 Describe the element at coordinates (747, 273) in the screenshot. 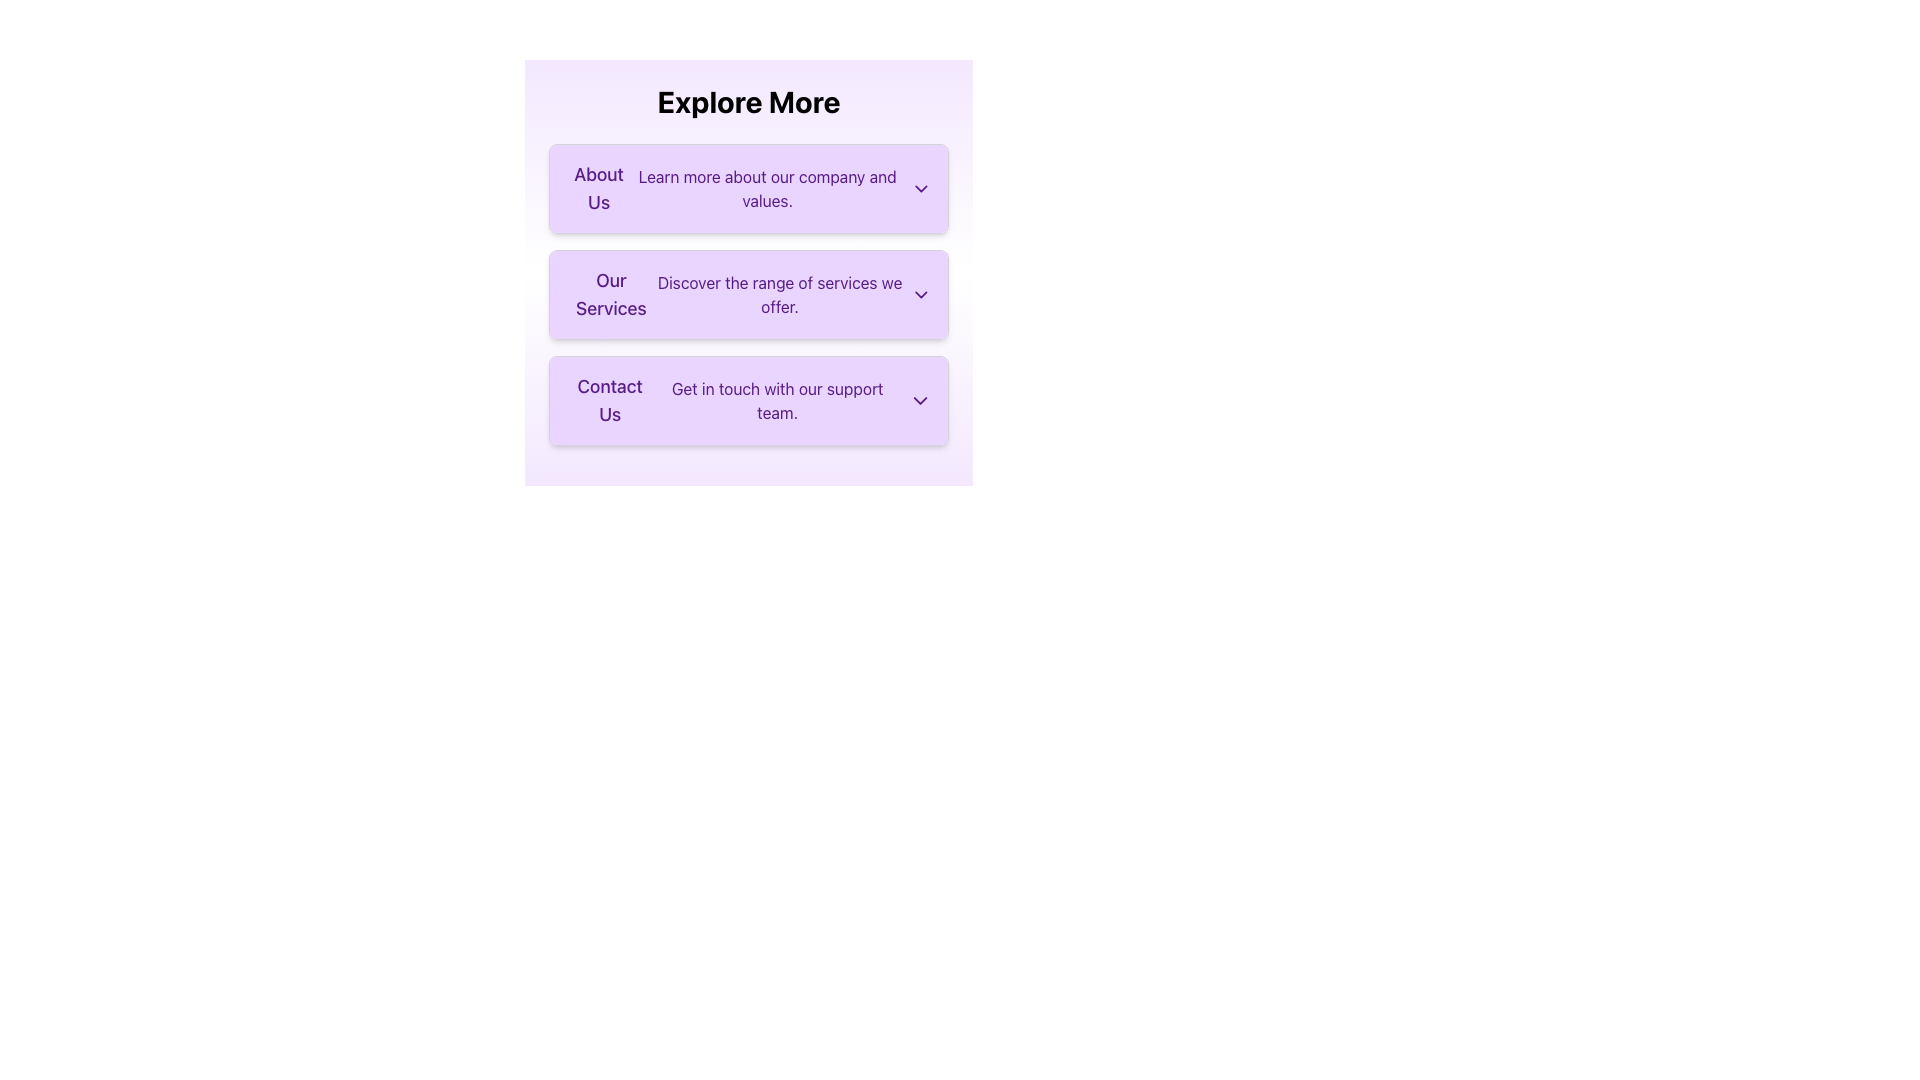

I see `text on the Navigational Card located at the second position in the vertical stack within the 'Explore More' panel` at that location.